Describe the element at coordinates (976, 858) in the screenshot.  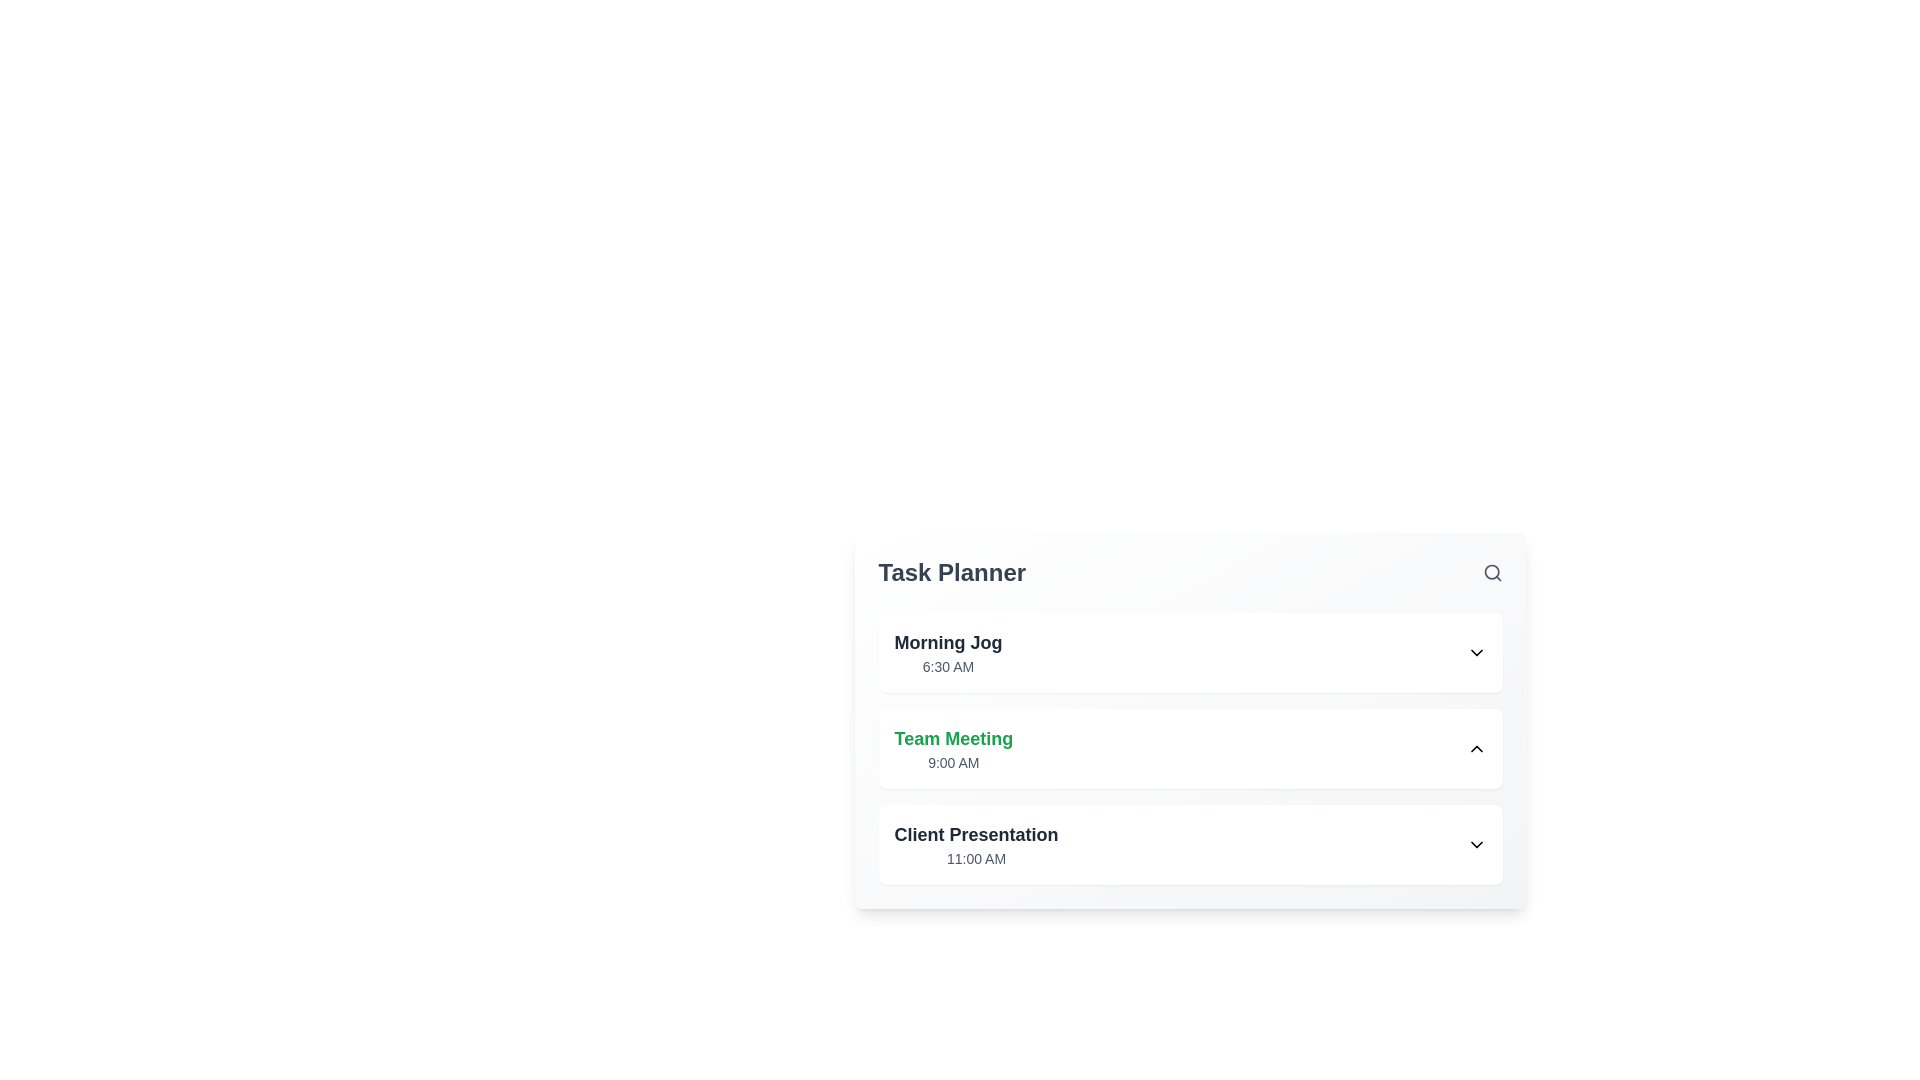
I see `the time indicator label for the 'Client Presentation' task located in the lower section of the task list` at that location.